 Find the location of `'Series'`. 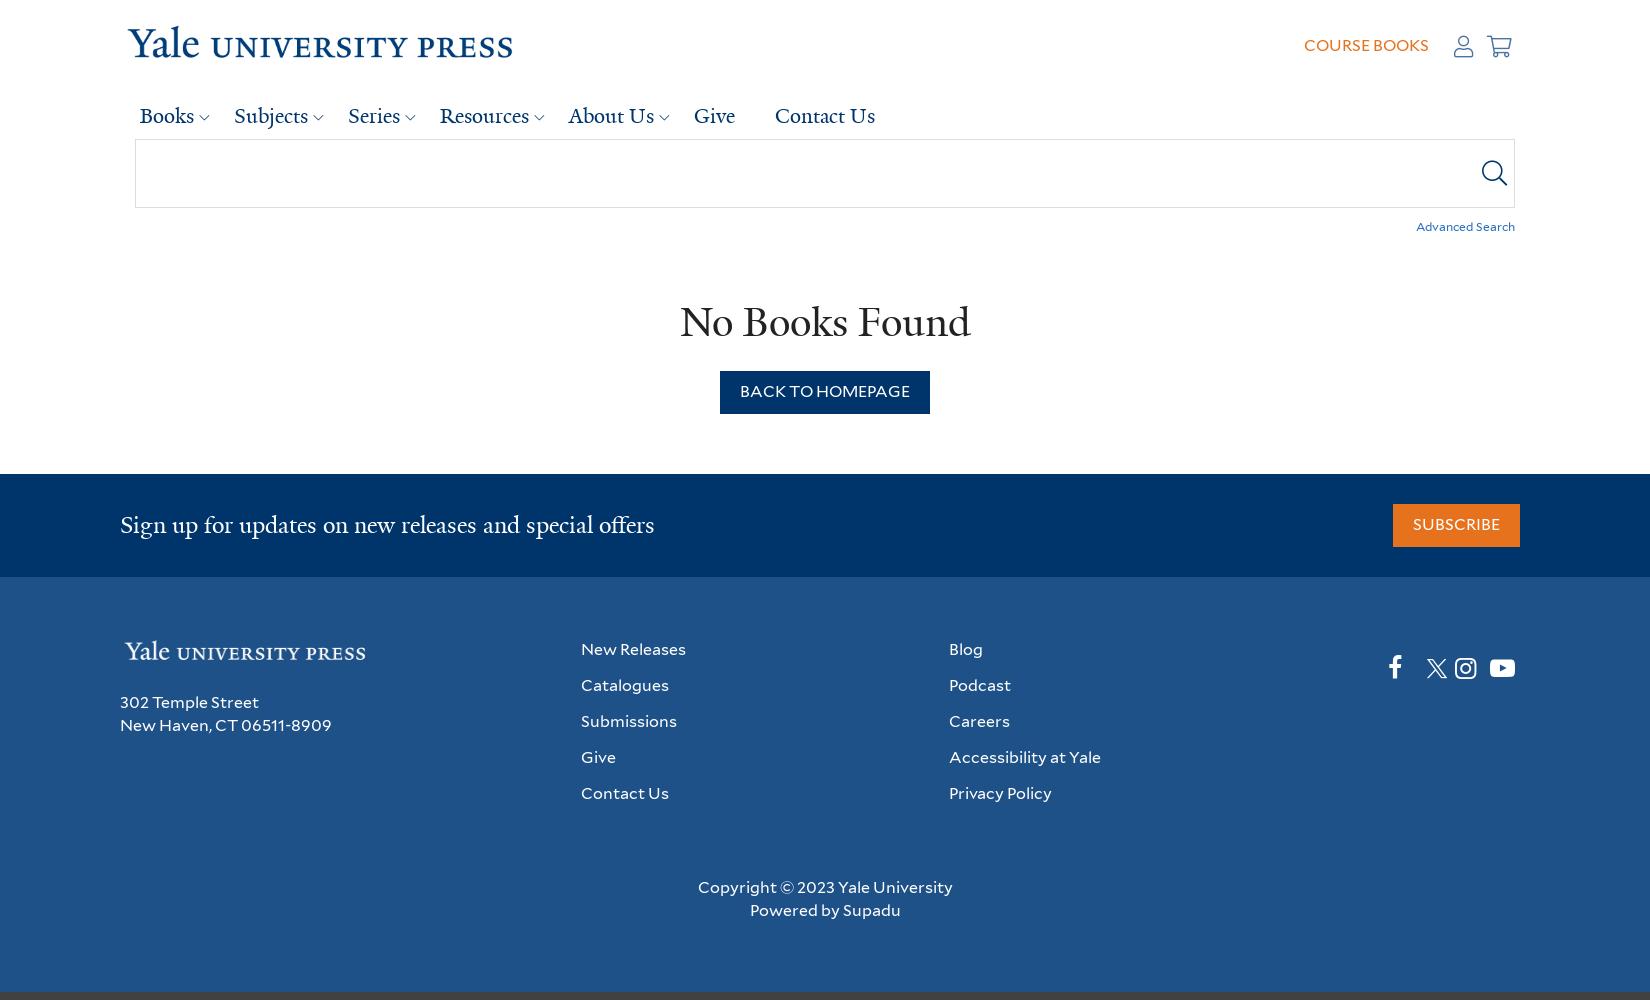

'Series' is located at coordinates (374, 114).